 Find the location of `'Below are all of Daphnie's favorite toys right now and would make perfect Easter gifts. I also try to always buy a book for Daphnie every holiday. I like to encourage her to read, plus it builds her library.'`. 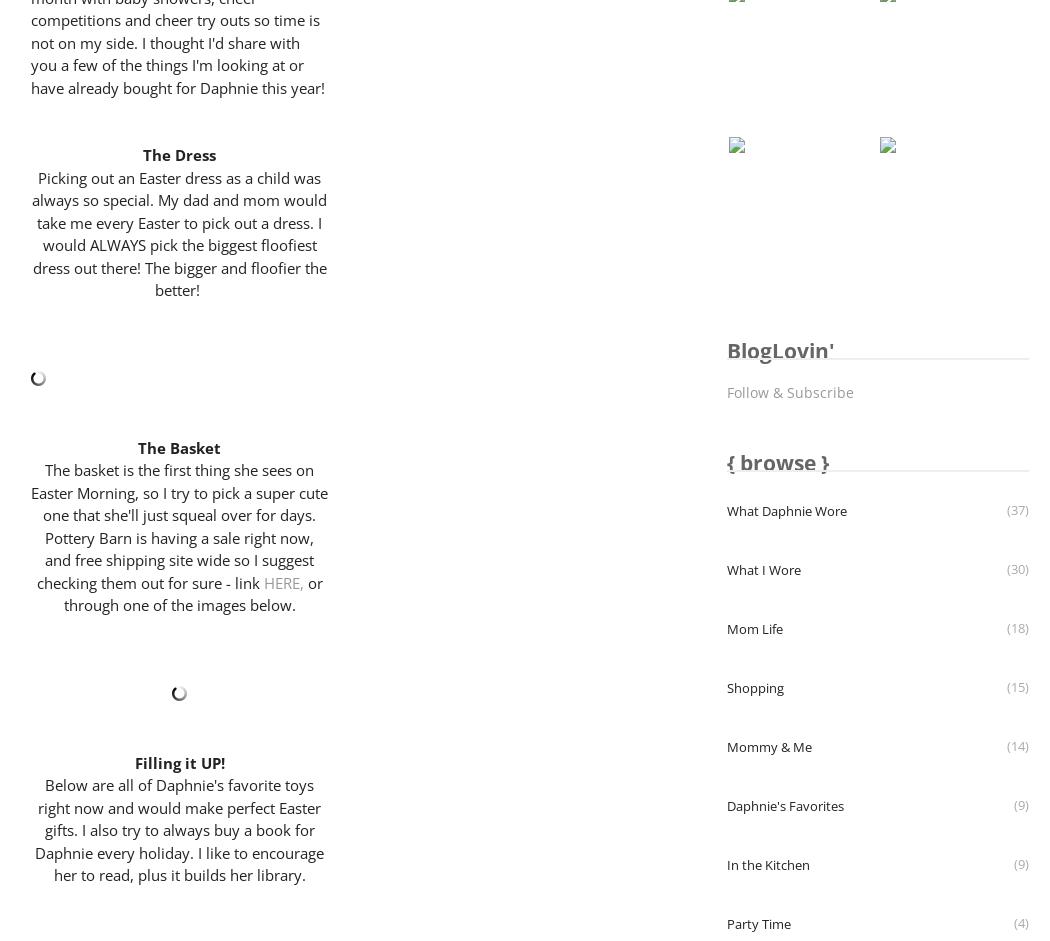

'Below are all of Daphnie's favorite toys right now and would make perfect Easter gifts. I also try to always buy a book for Daphnie every holiday. I like to encourage her to read, plus it builds her library.' is located at coordinates (34, 828).